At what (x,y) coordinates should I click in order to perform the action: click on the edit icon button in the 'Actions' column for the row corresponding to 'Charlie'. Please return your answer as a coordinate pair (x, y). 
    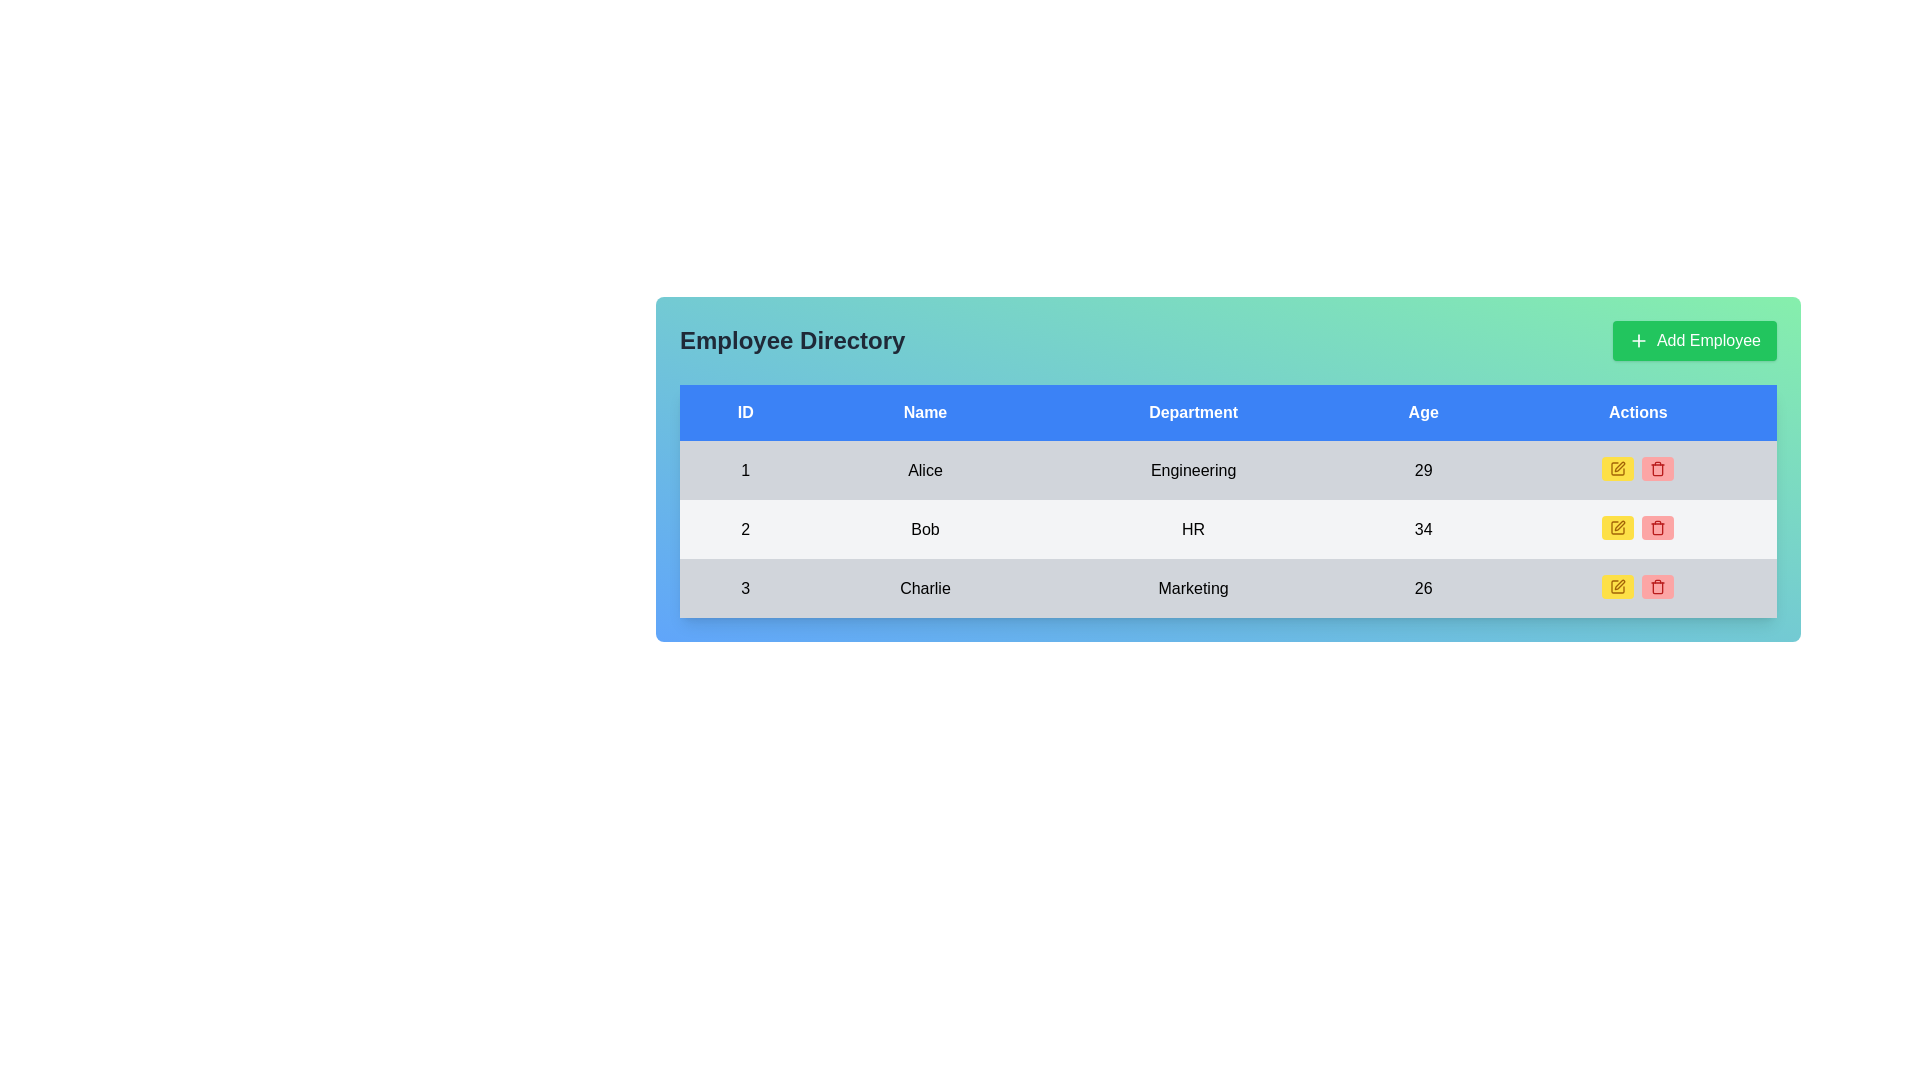
    Looking at the image, I should click on (1618, 585).